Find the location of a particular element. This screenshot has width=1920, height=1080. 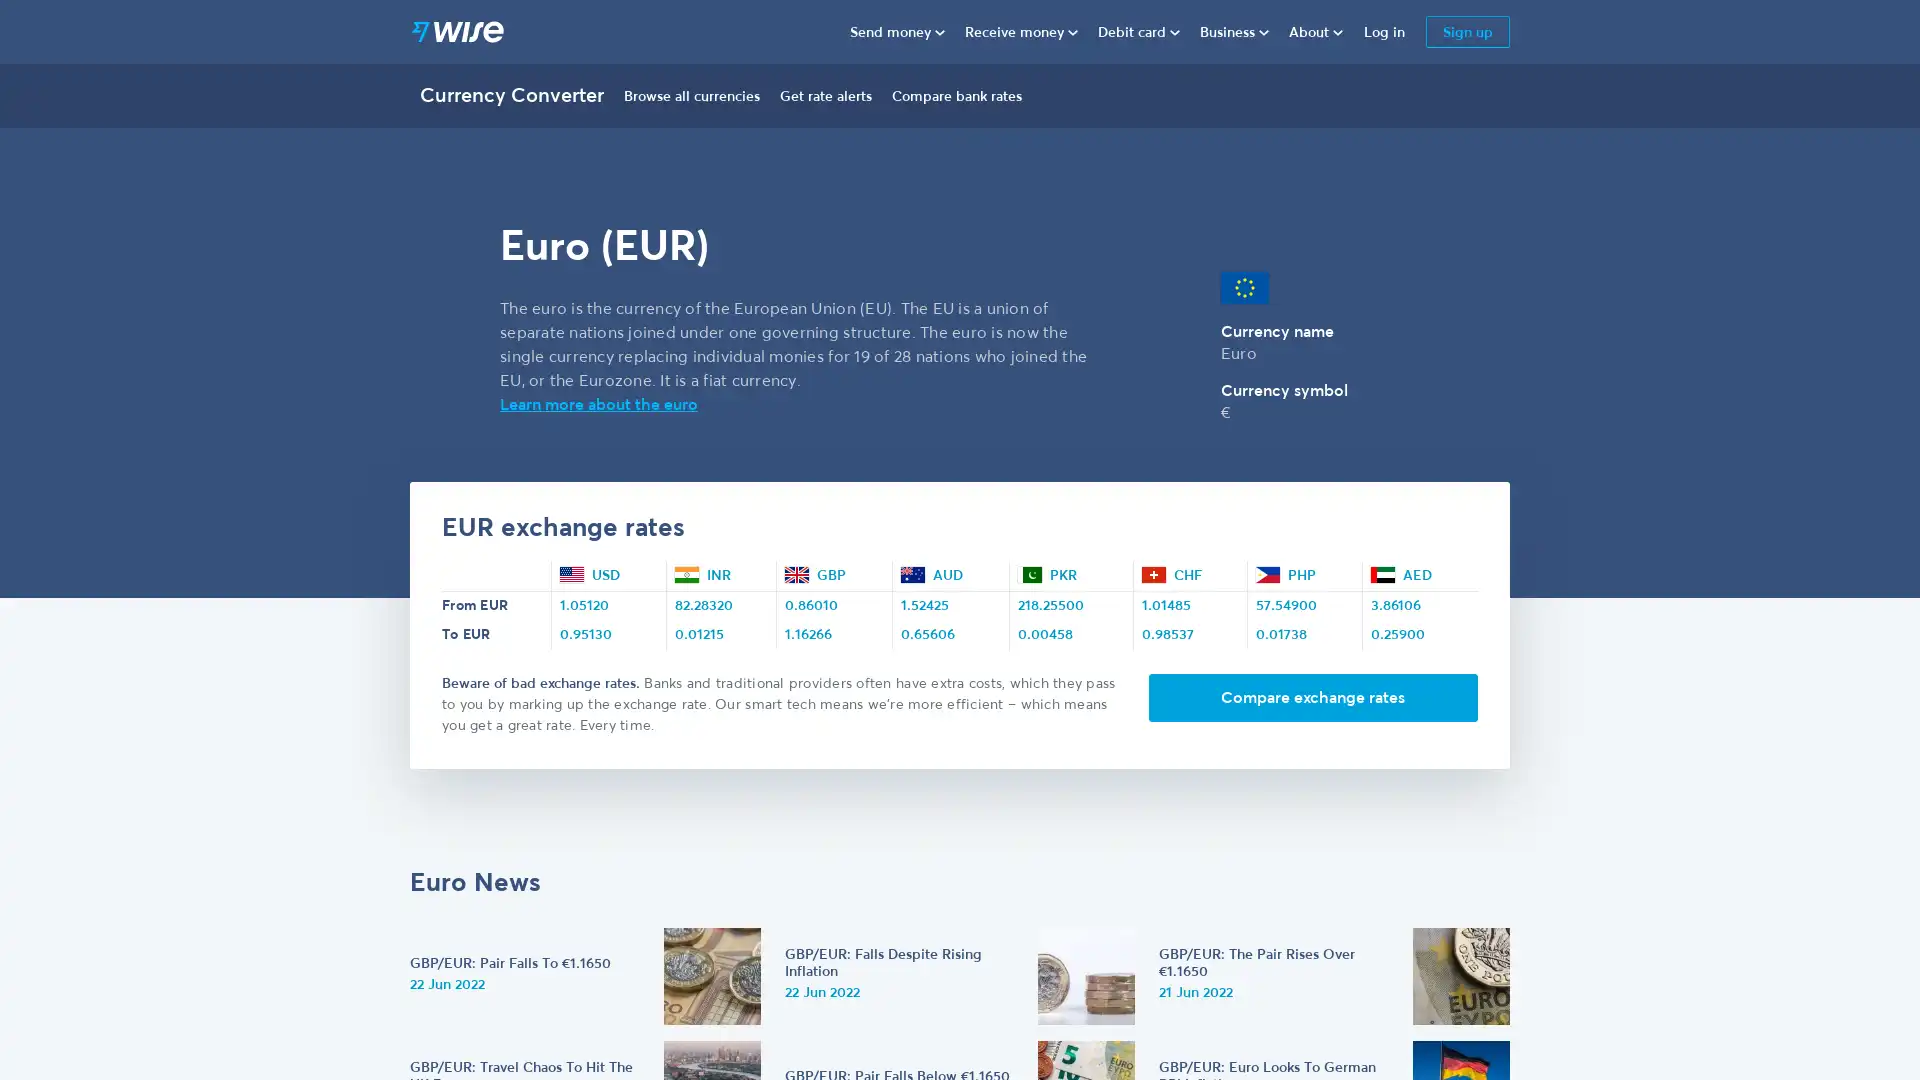

Compare exchange rates is located at coordinates (1312, 696).